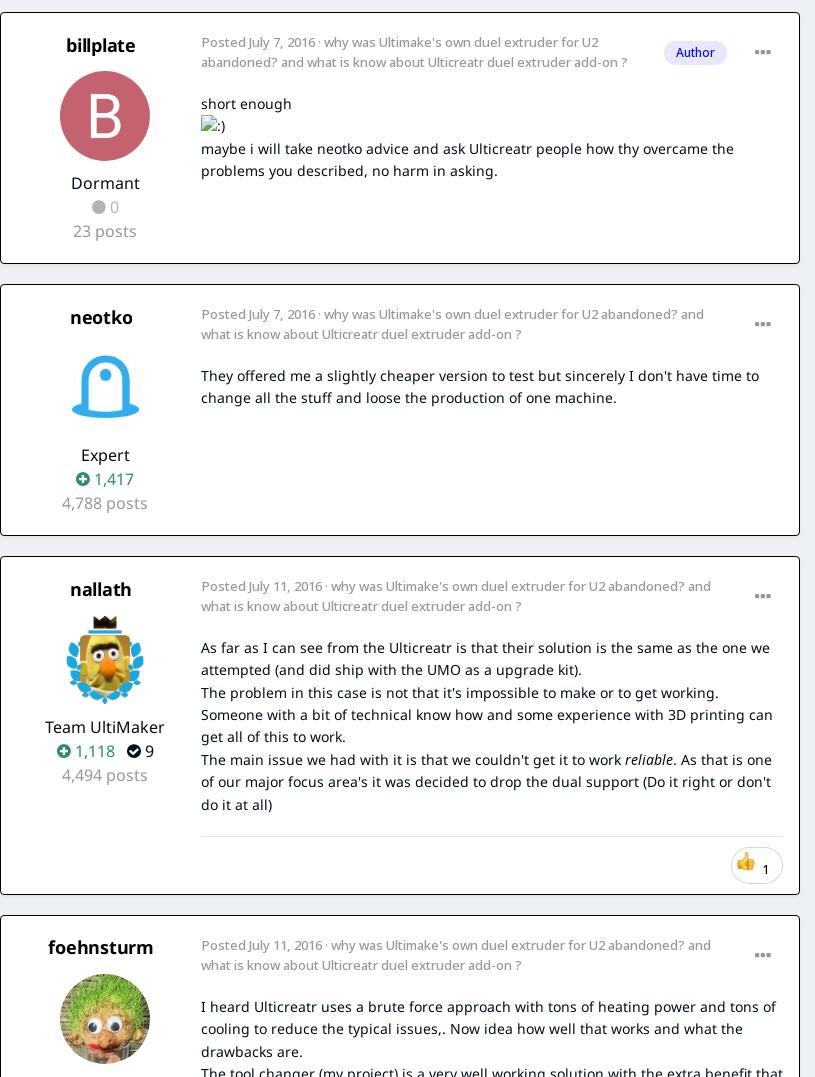 The height and width of the screenshot is (1077, 815). I want to click on 'The problem in this case is not that it's impossible to make or to get working. Someone with a bit of technical know how and some experience with 3D printing can get all of this to work.', so click(200, 714).